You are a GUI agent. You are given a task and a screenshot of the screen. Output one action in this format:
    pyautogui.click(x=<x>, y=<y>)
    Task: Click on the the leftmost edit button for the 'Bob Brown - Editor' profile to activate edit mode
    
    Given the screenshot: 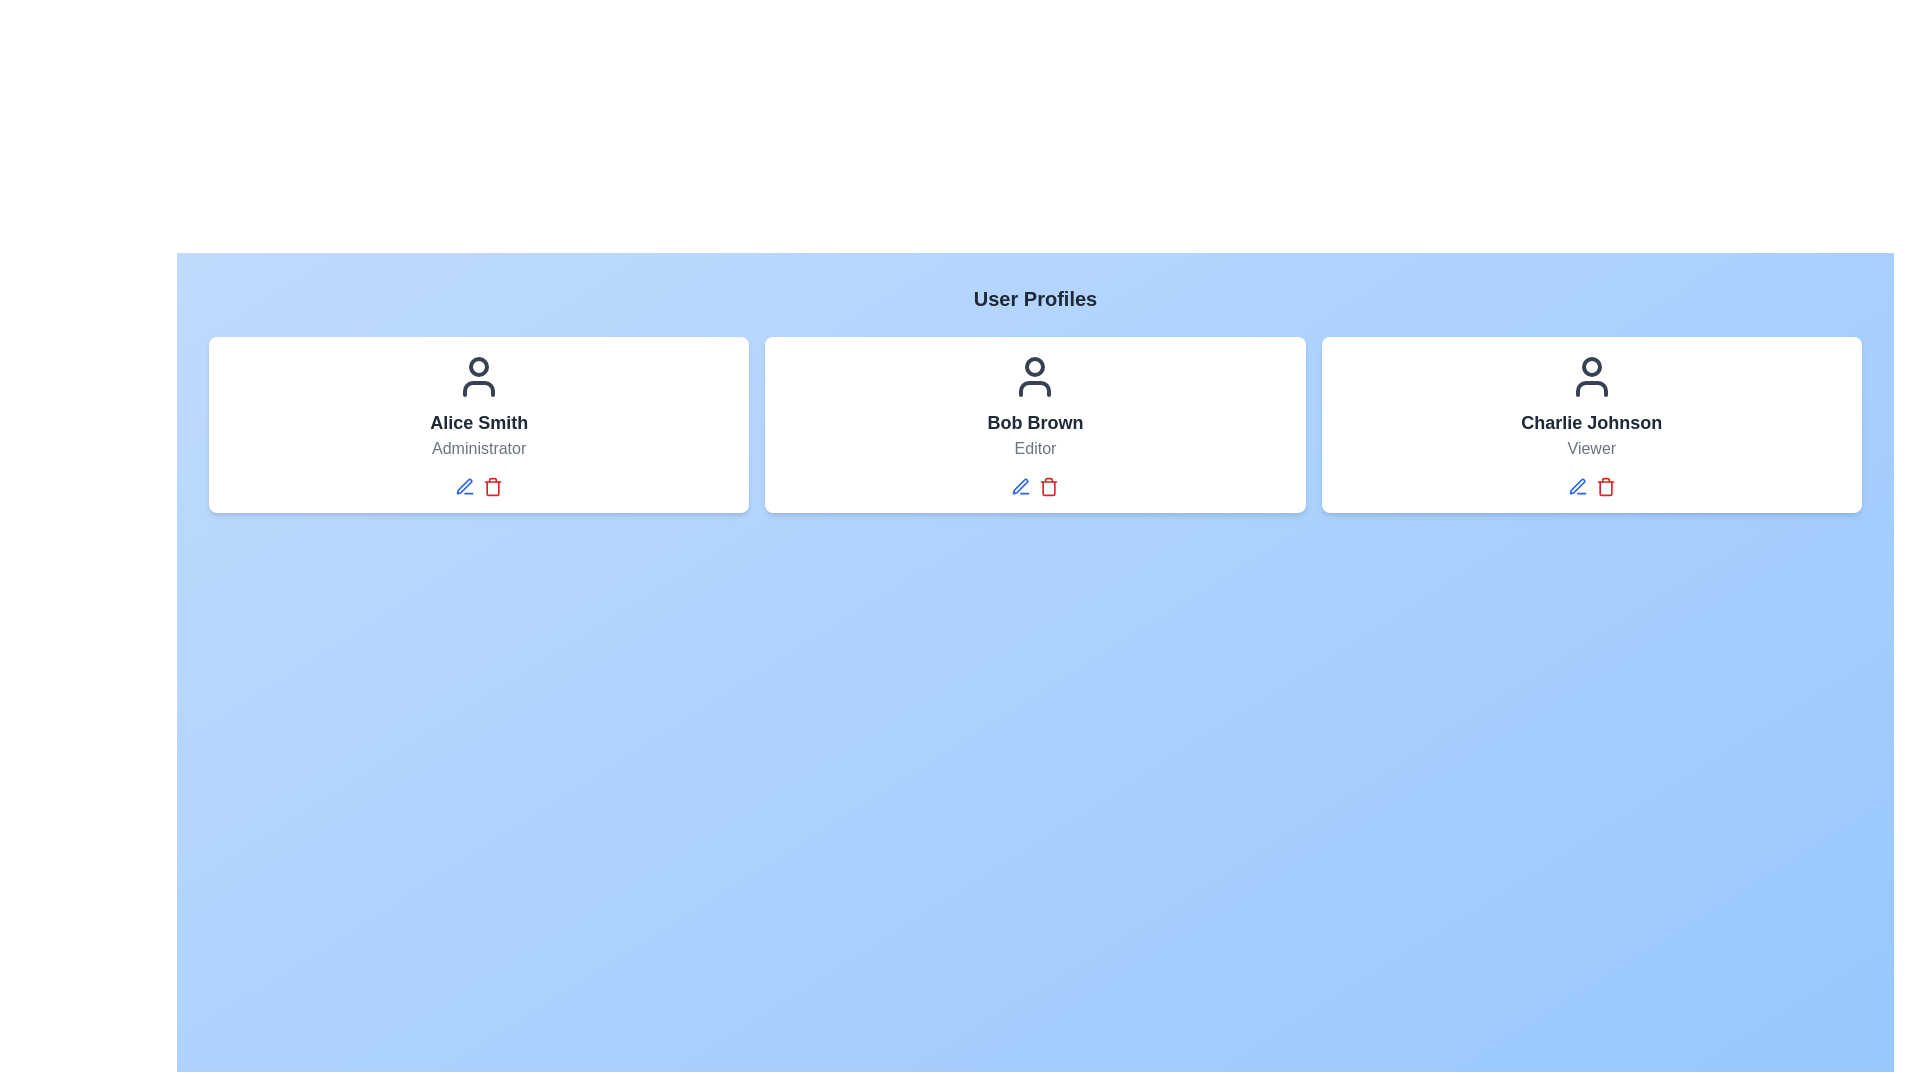 What is the action you would take?
    pyautogui.click(x=1021, y=486)
    